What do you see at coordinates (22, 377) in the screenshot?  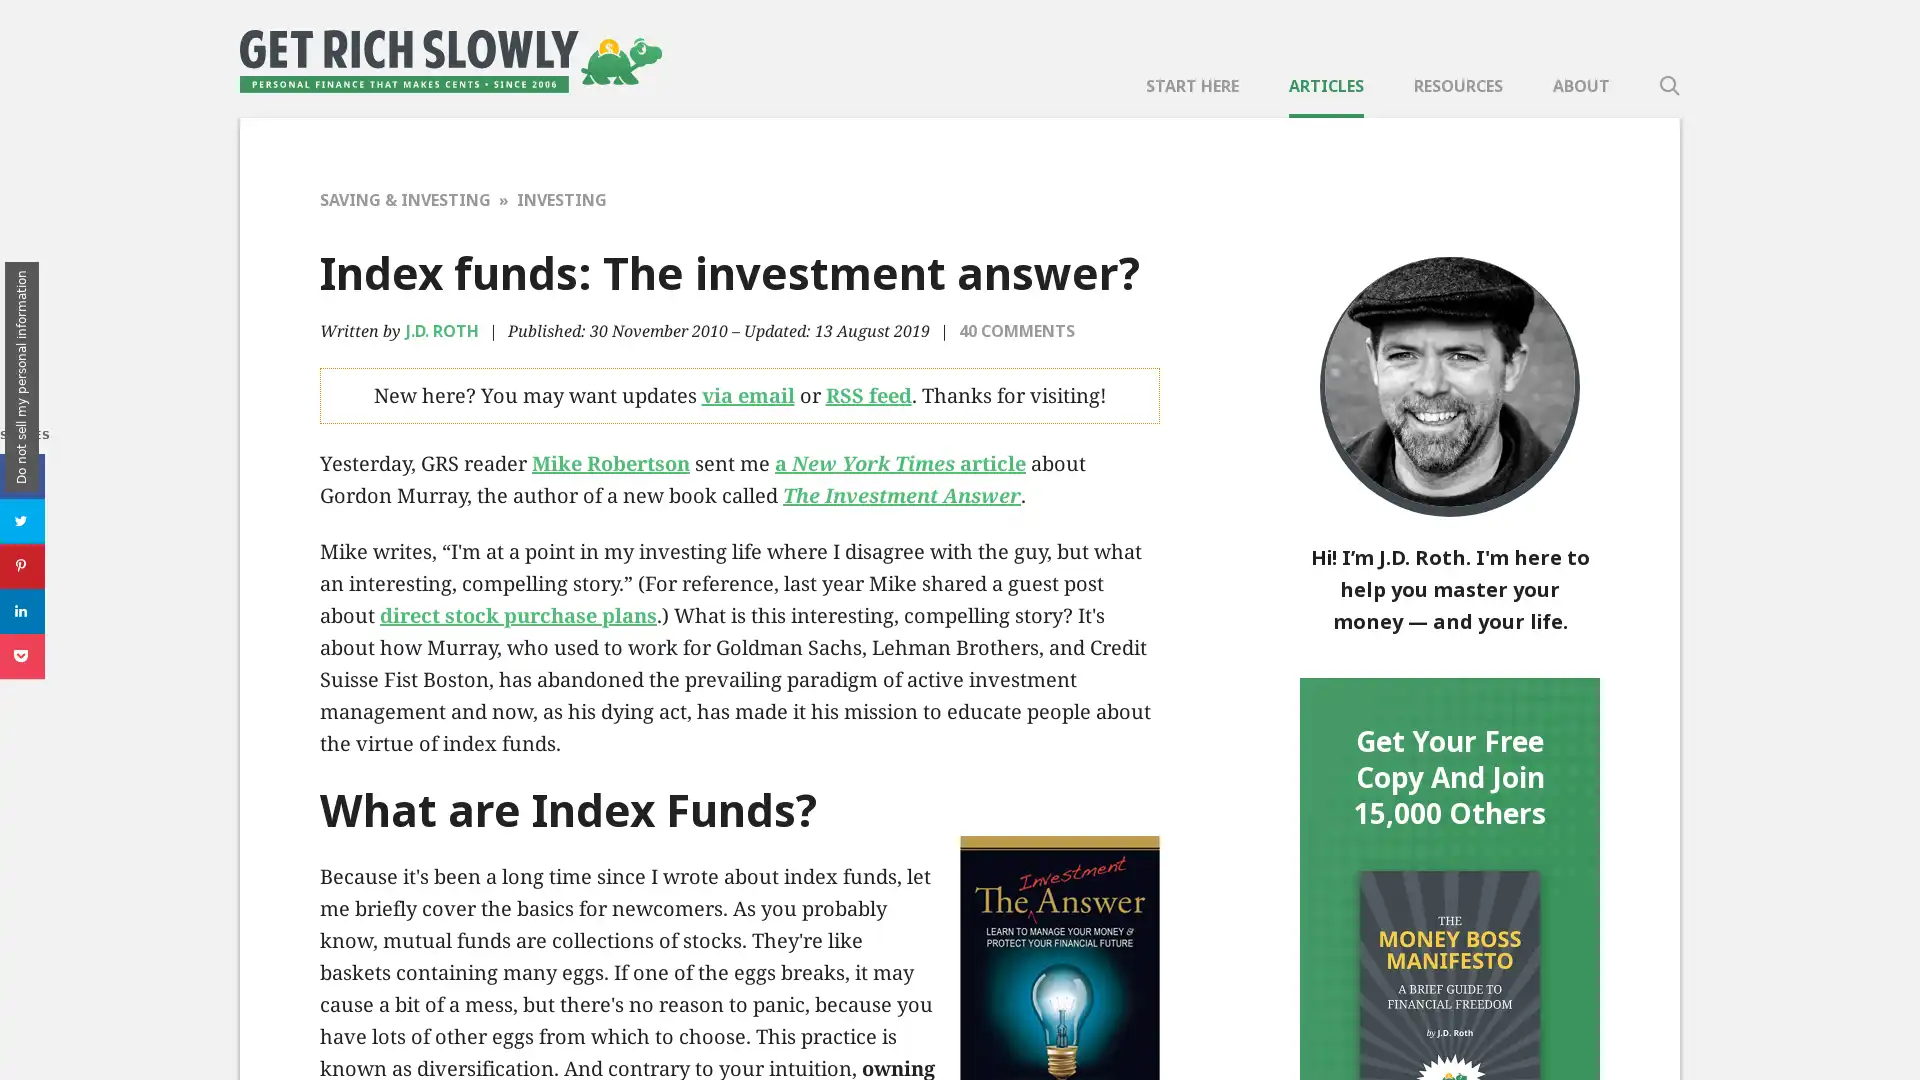 I see `Do not sell my personal information` at bounding box center [22, 377].